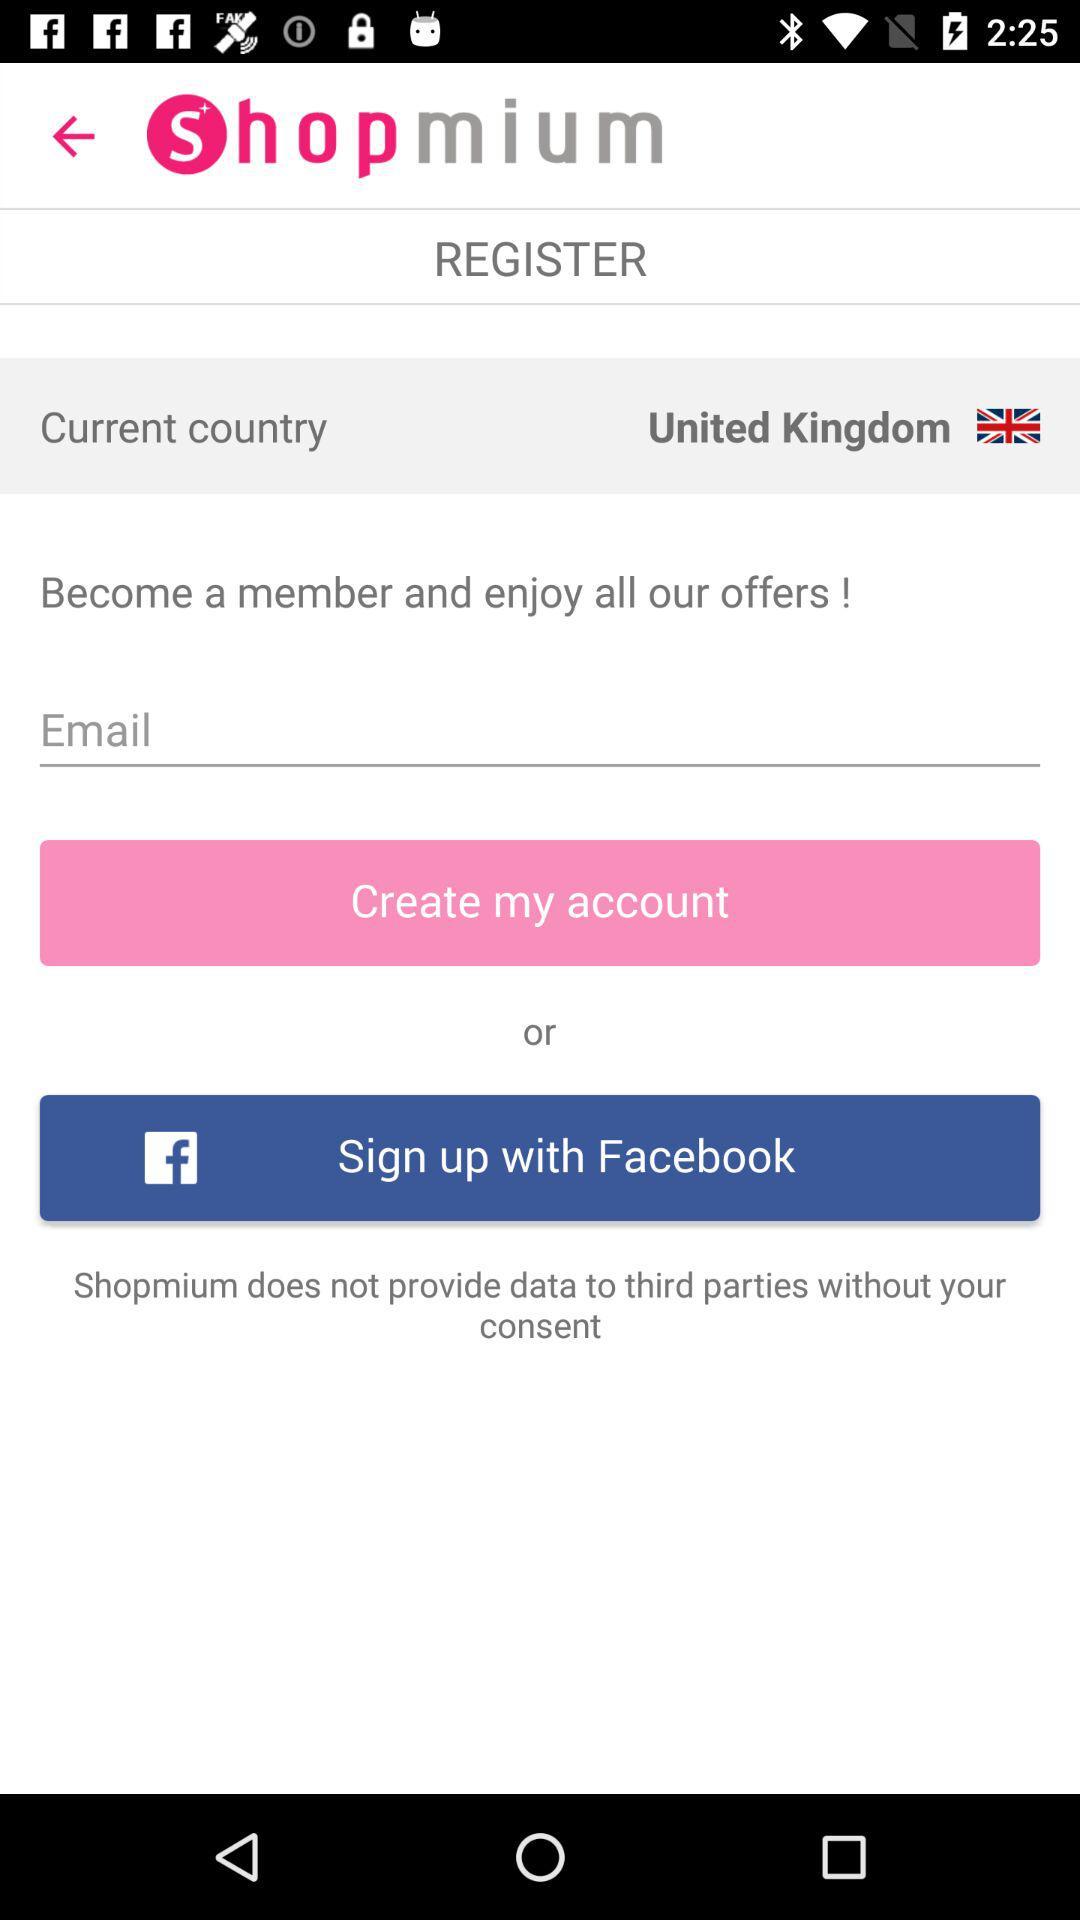 This screenshot has width=1080, height=1920. I want to click on item below the or icon, so click(540, 1157).